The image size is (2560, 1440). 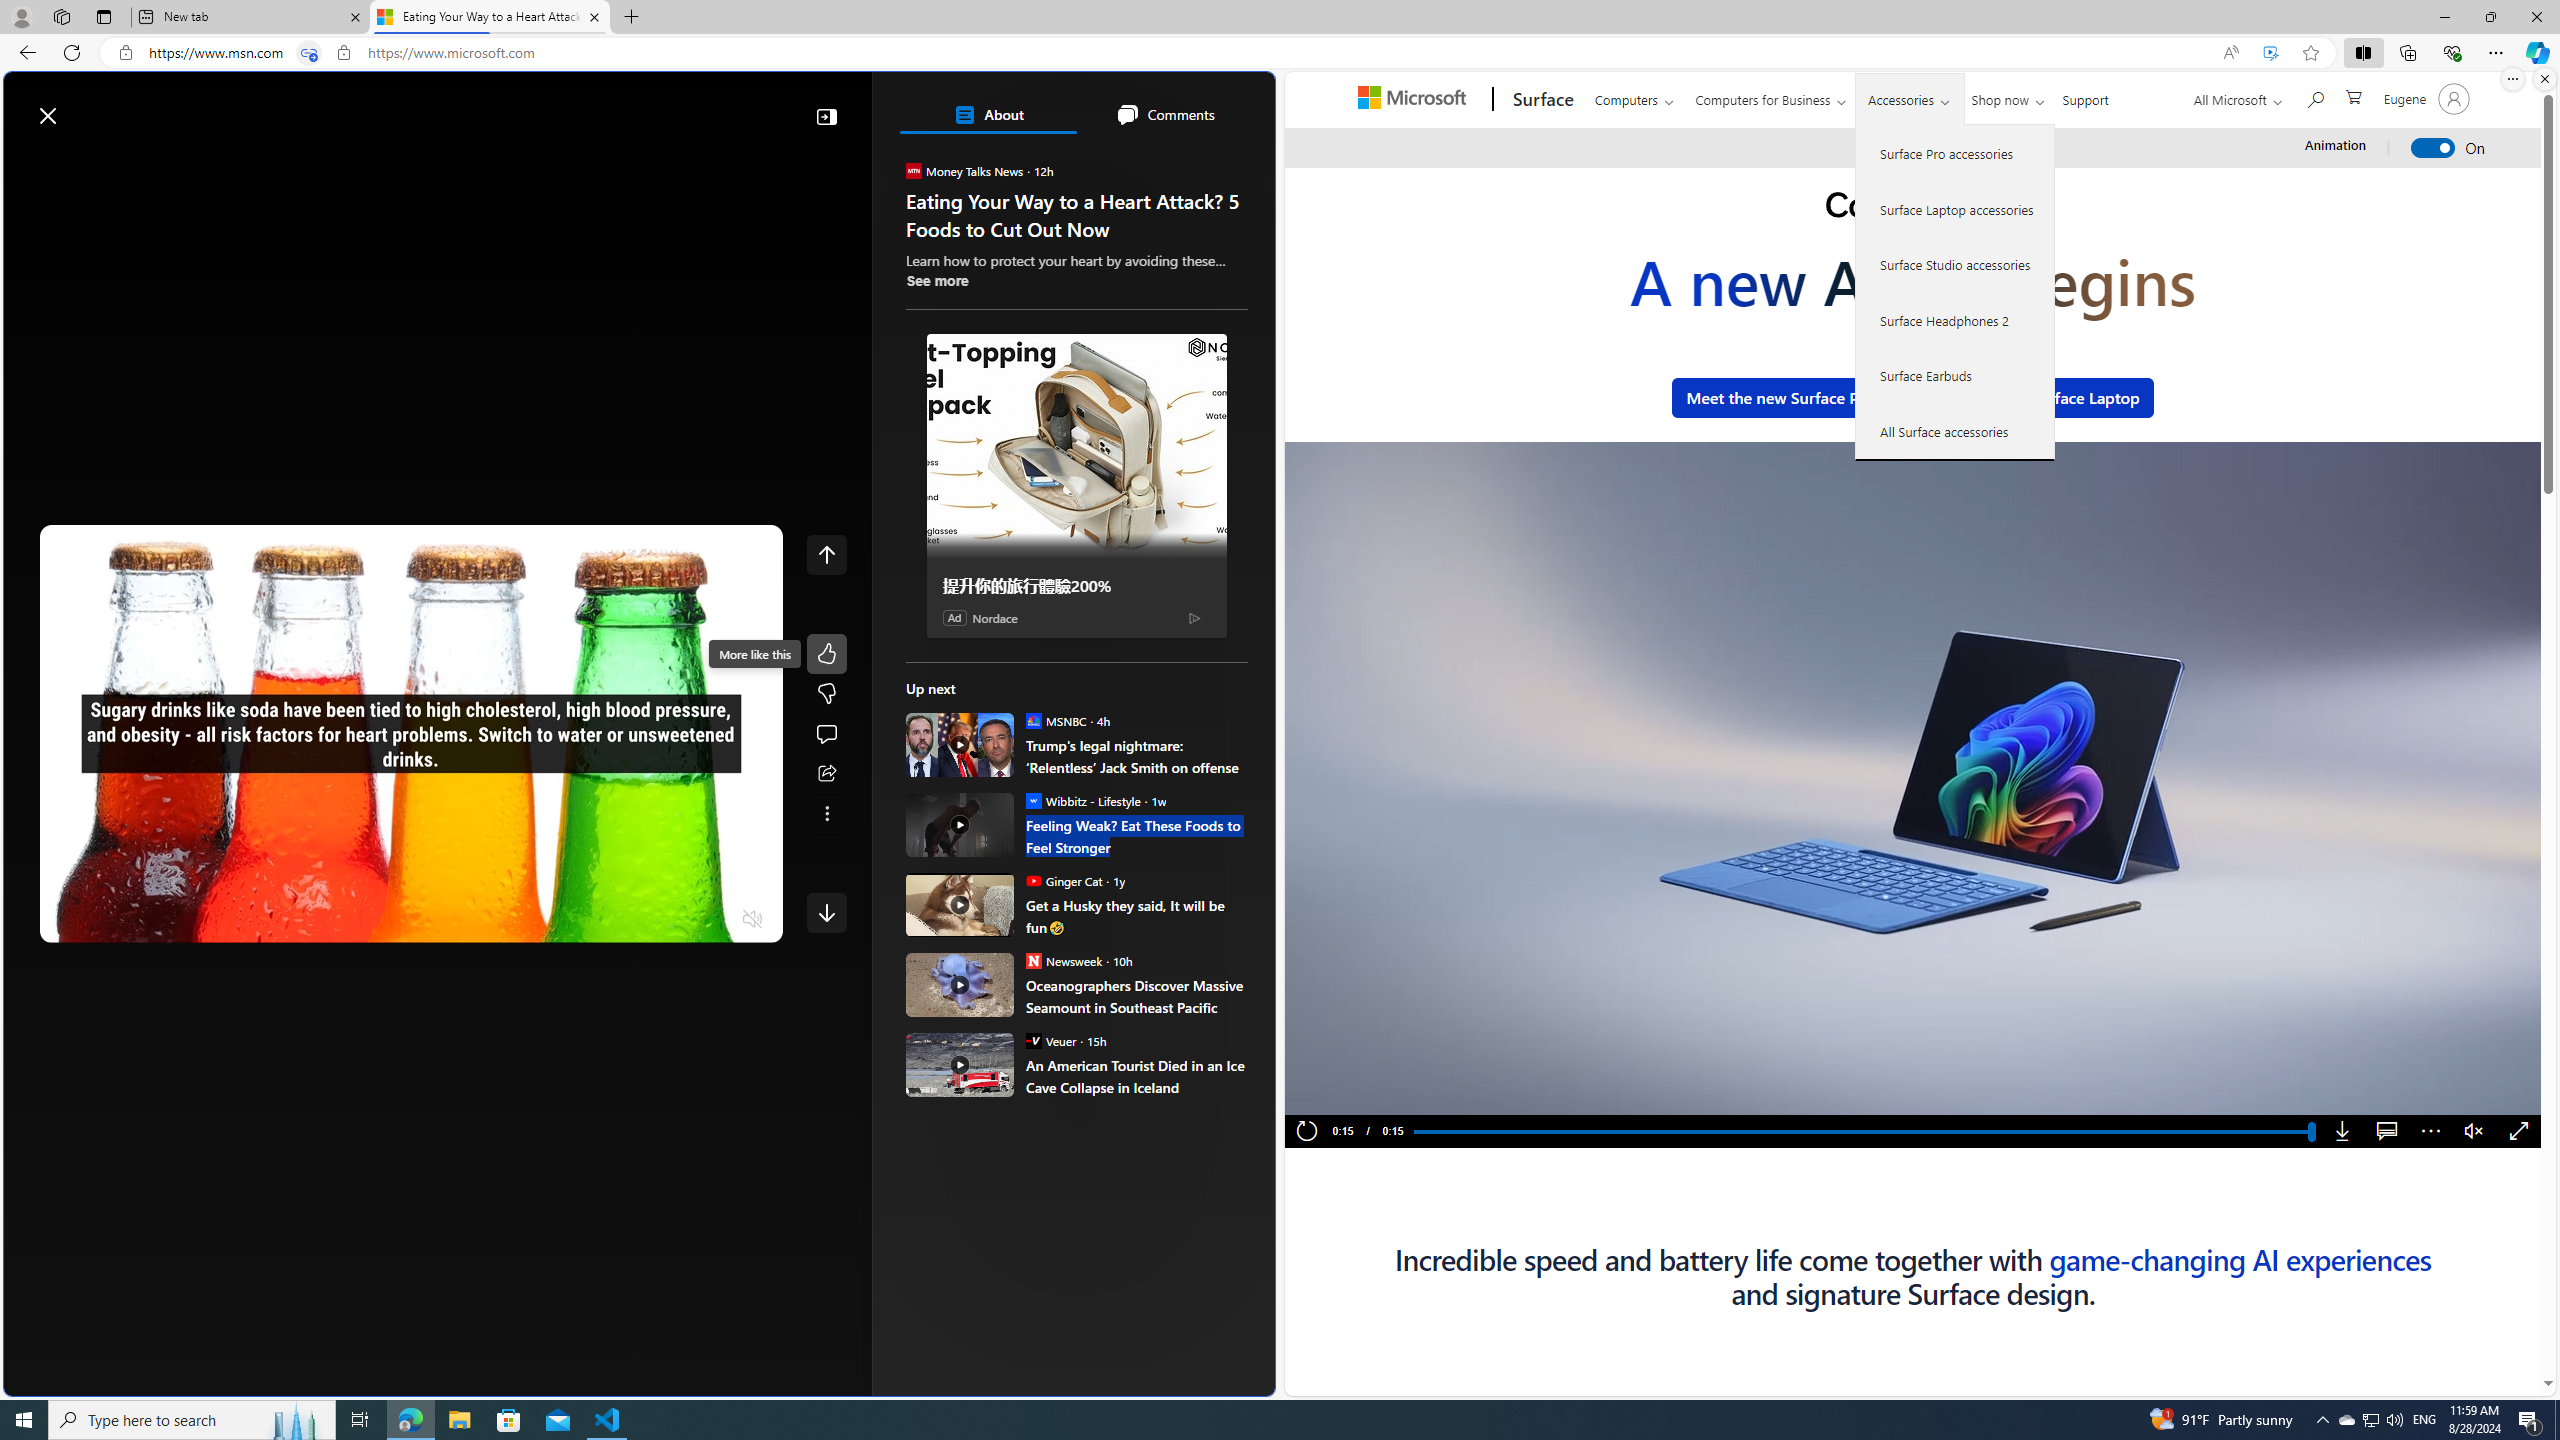 What do you see at coordinates (826, 652) in the screenshot?
I see `'Like'` at bounding box center [826, 652].